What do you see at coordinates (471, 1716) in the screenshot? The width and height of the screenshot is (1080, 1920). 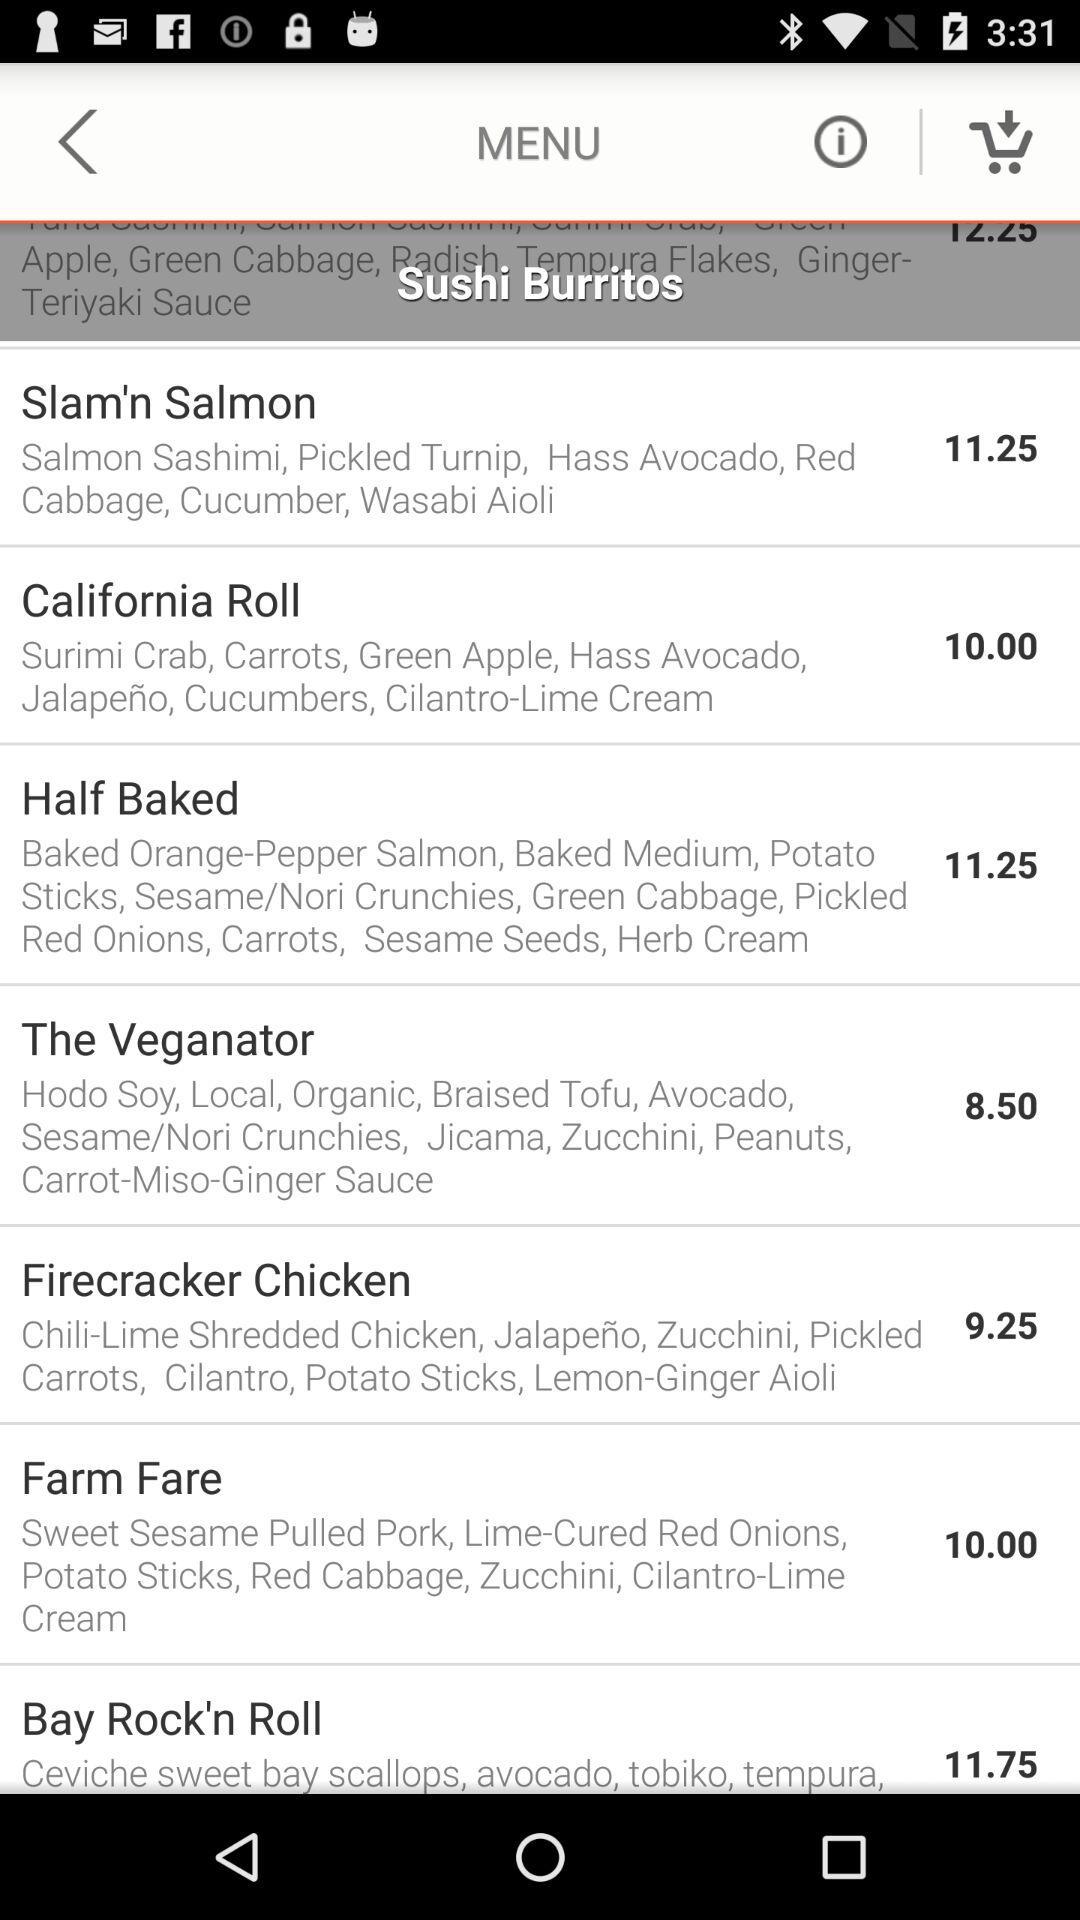 I see `bay rock n icon` at bounding box center [471, 1716].